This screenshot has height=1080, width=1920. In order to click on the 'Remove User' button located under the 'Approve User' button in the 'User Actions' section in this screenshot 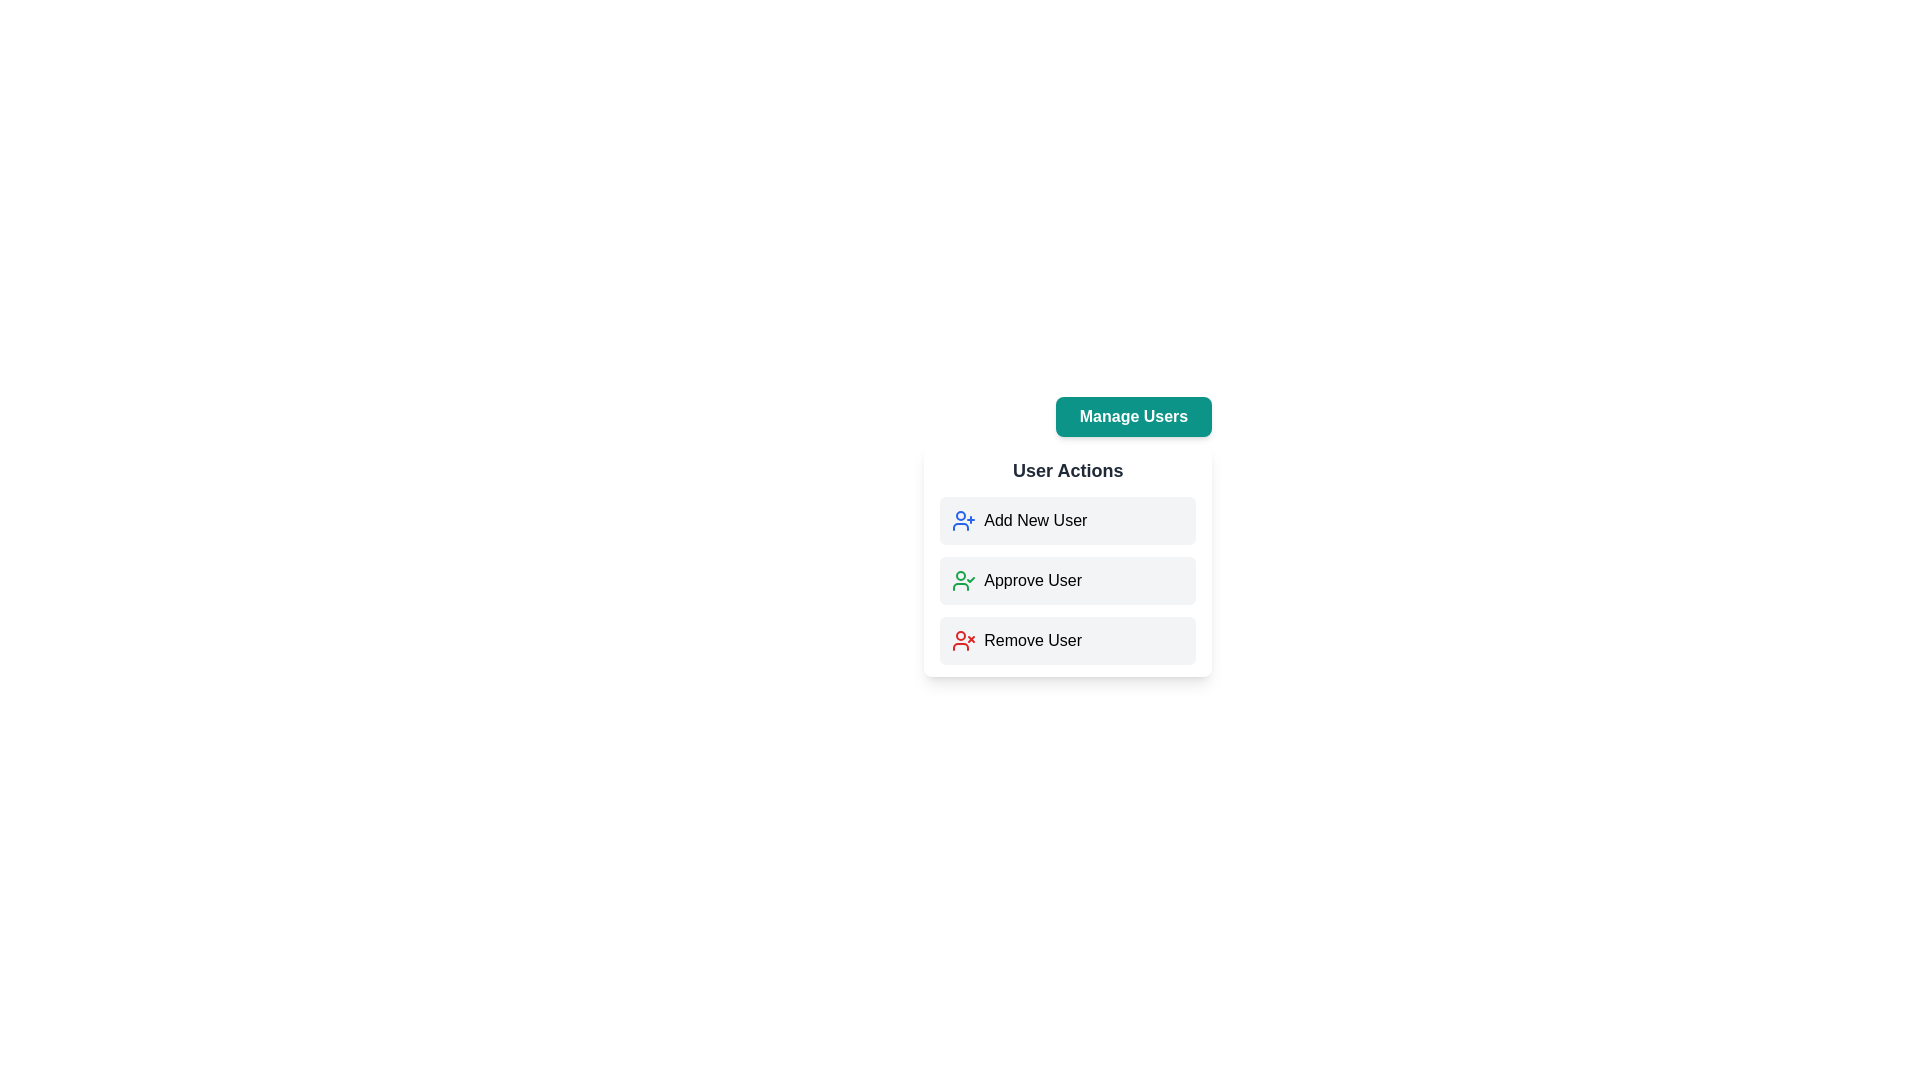, I will do `click(1067, 640)`.